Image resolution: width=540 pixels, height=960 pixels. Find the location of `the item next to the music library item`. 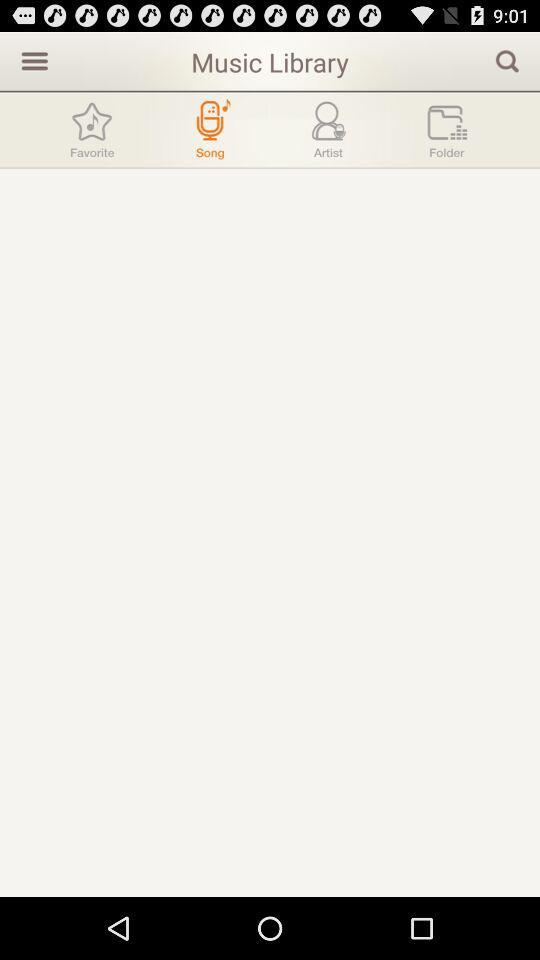

the item next to the music library item is located at coordinates (31, 59).